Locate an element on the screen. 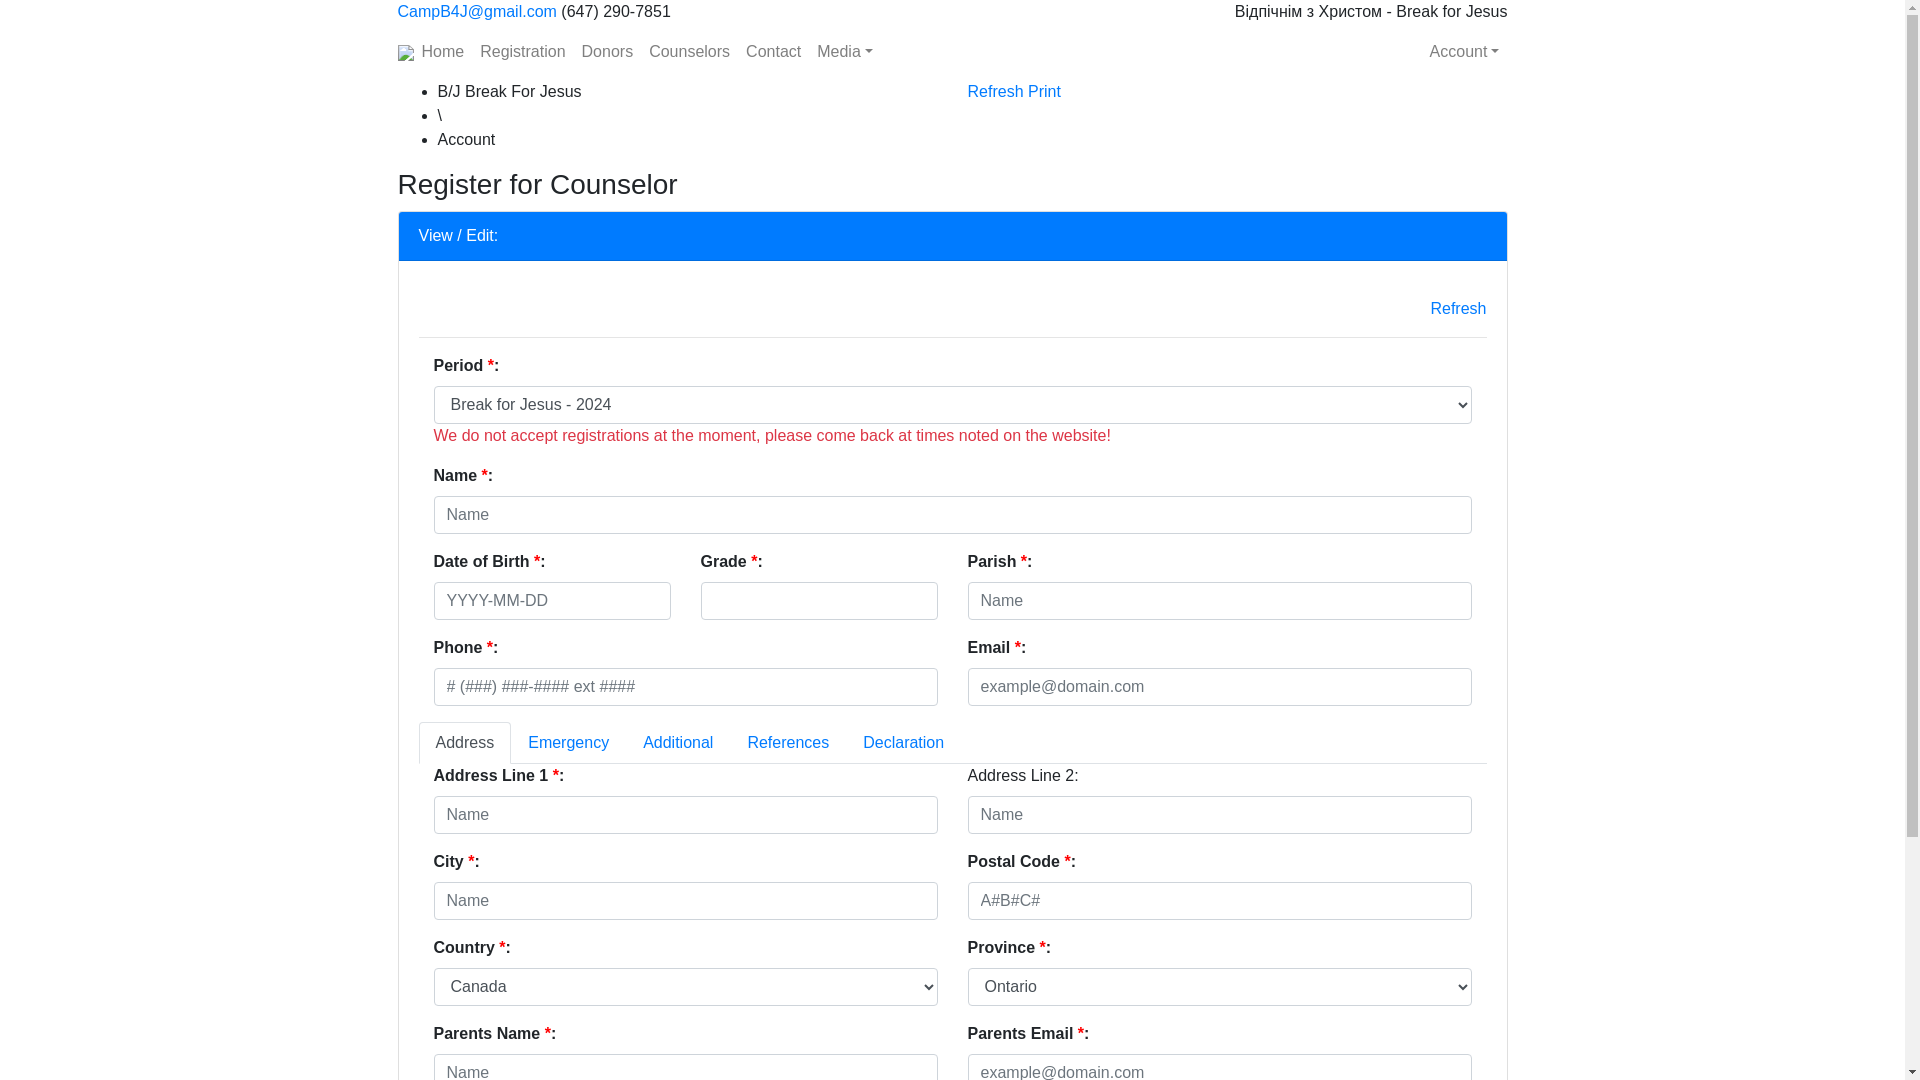 This screenshot has height=1080, width=1920. ' Address Line 1' is located at coordinates (686, 814).